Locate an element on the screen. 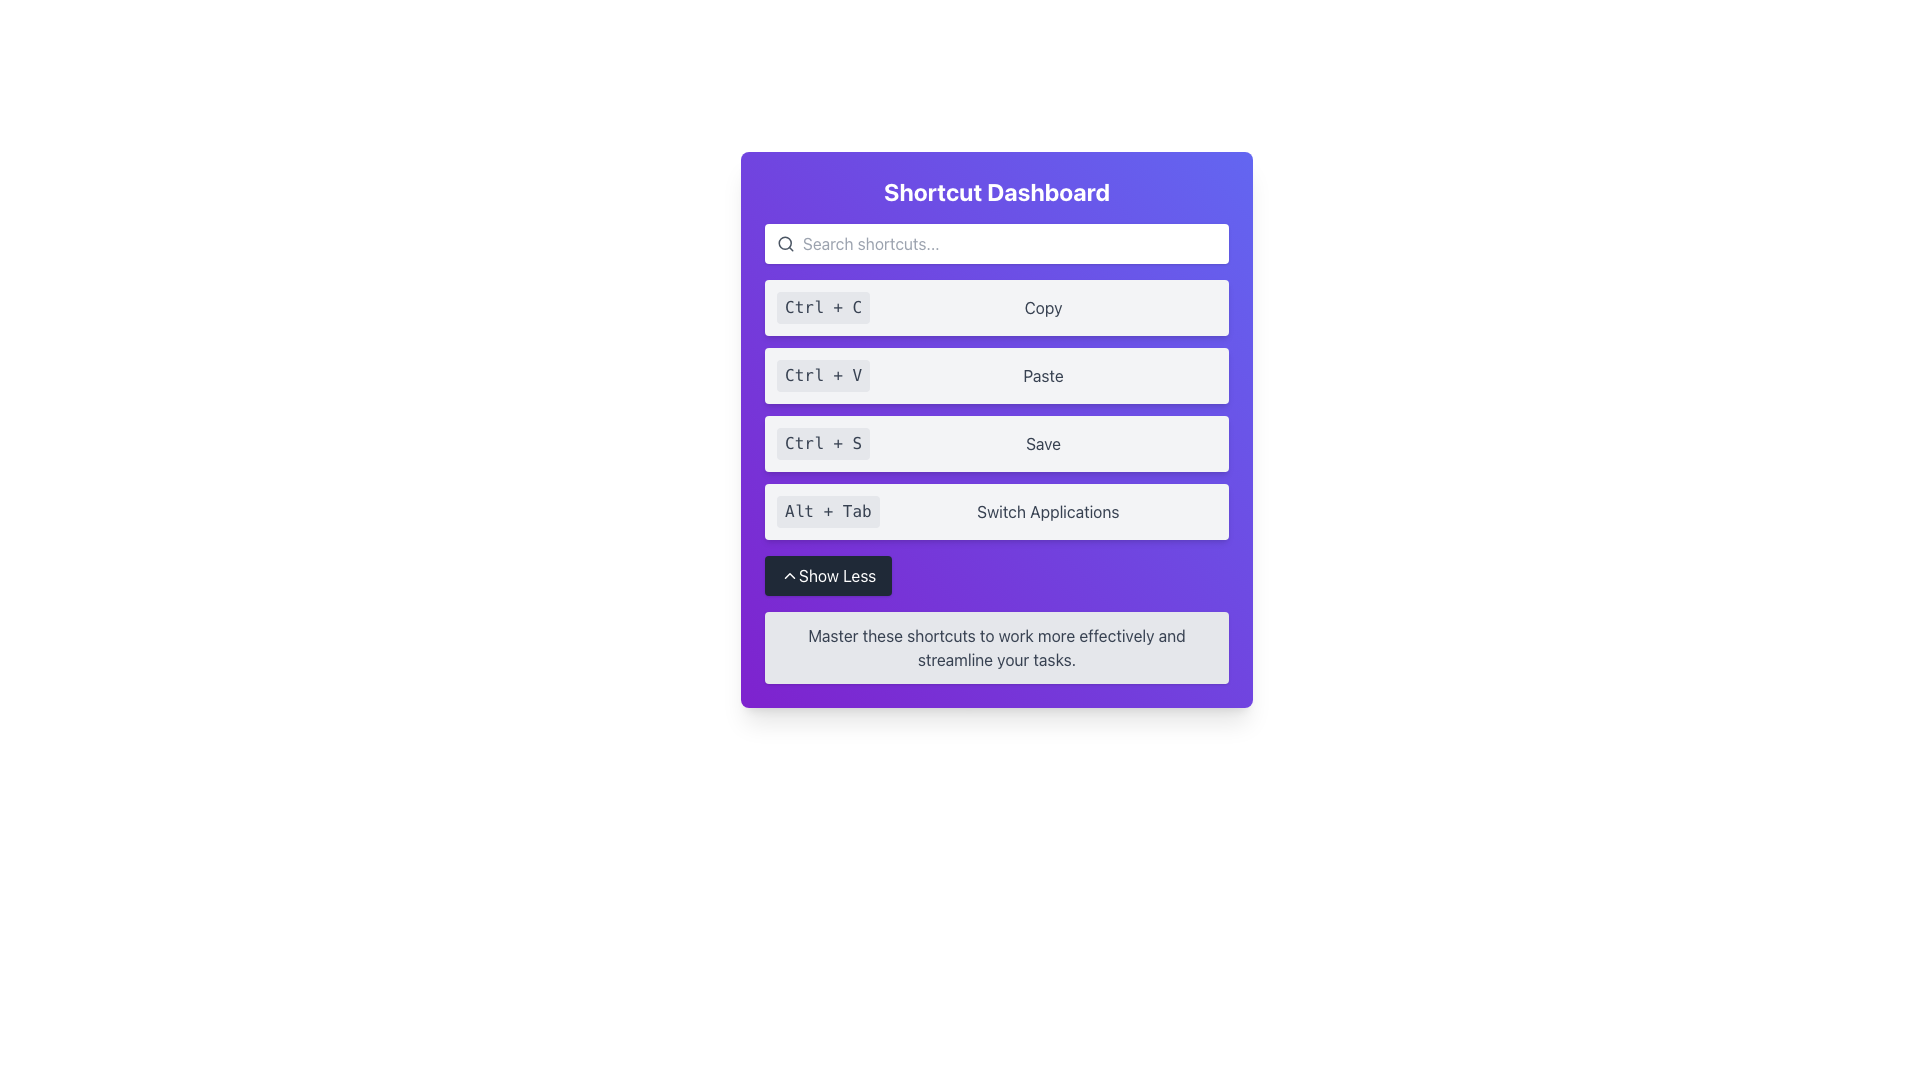 This screenshot has height=1080, width=1920. the magnifying glass icon located at the leftmost part of the search input field is located at coordinates (785, 242).